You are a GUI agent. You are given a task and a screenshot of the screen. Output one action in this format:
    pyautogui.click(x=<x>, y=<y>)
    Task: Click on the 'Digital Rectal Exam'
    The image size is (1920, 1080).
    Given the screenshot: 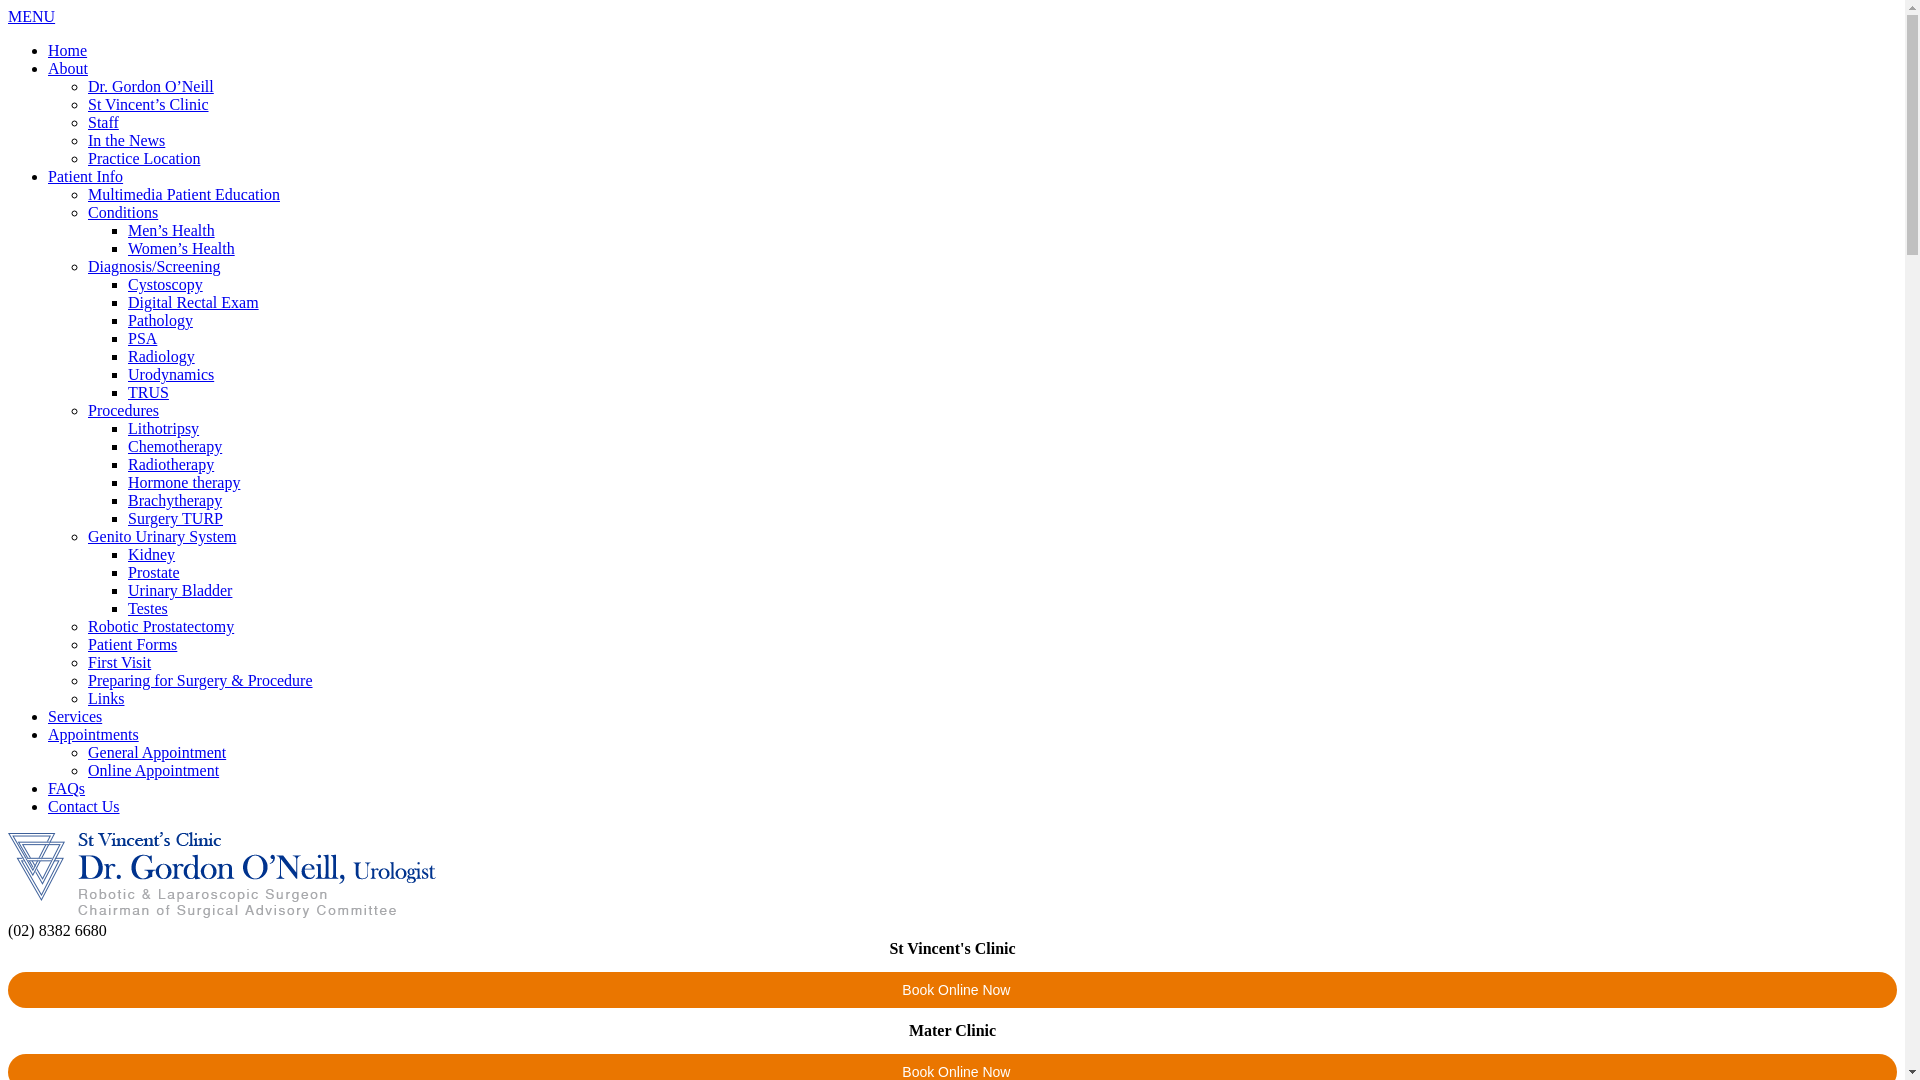 What is the action you would take?
    pyautogui.click(x=127, y=302)
    